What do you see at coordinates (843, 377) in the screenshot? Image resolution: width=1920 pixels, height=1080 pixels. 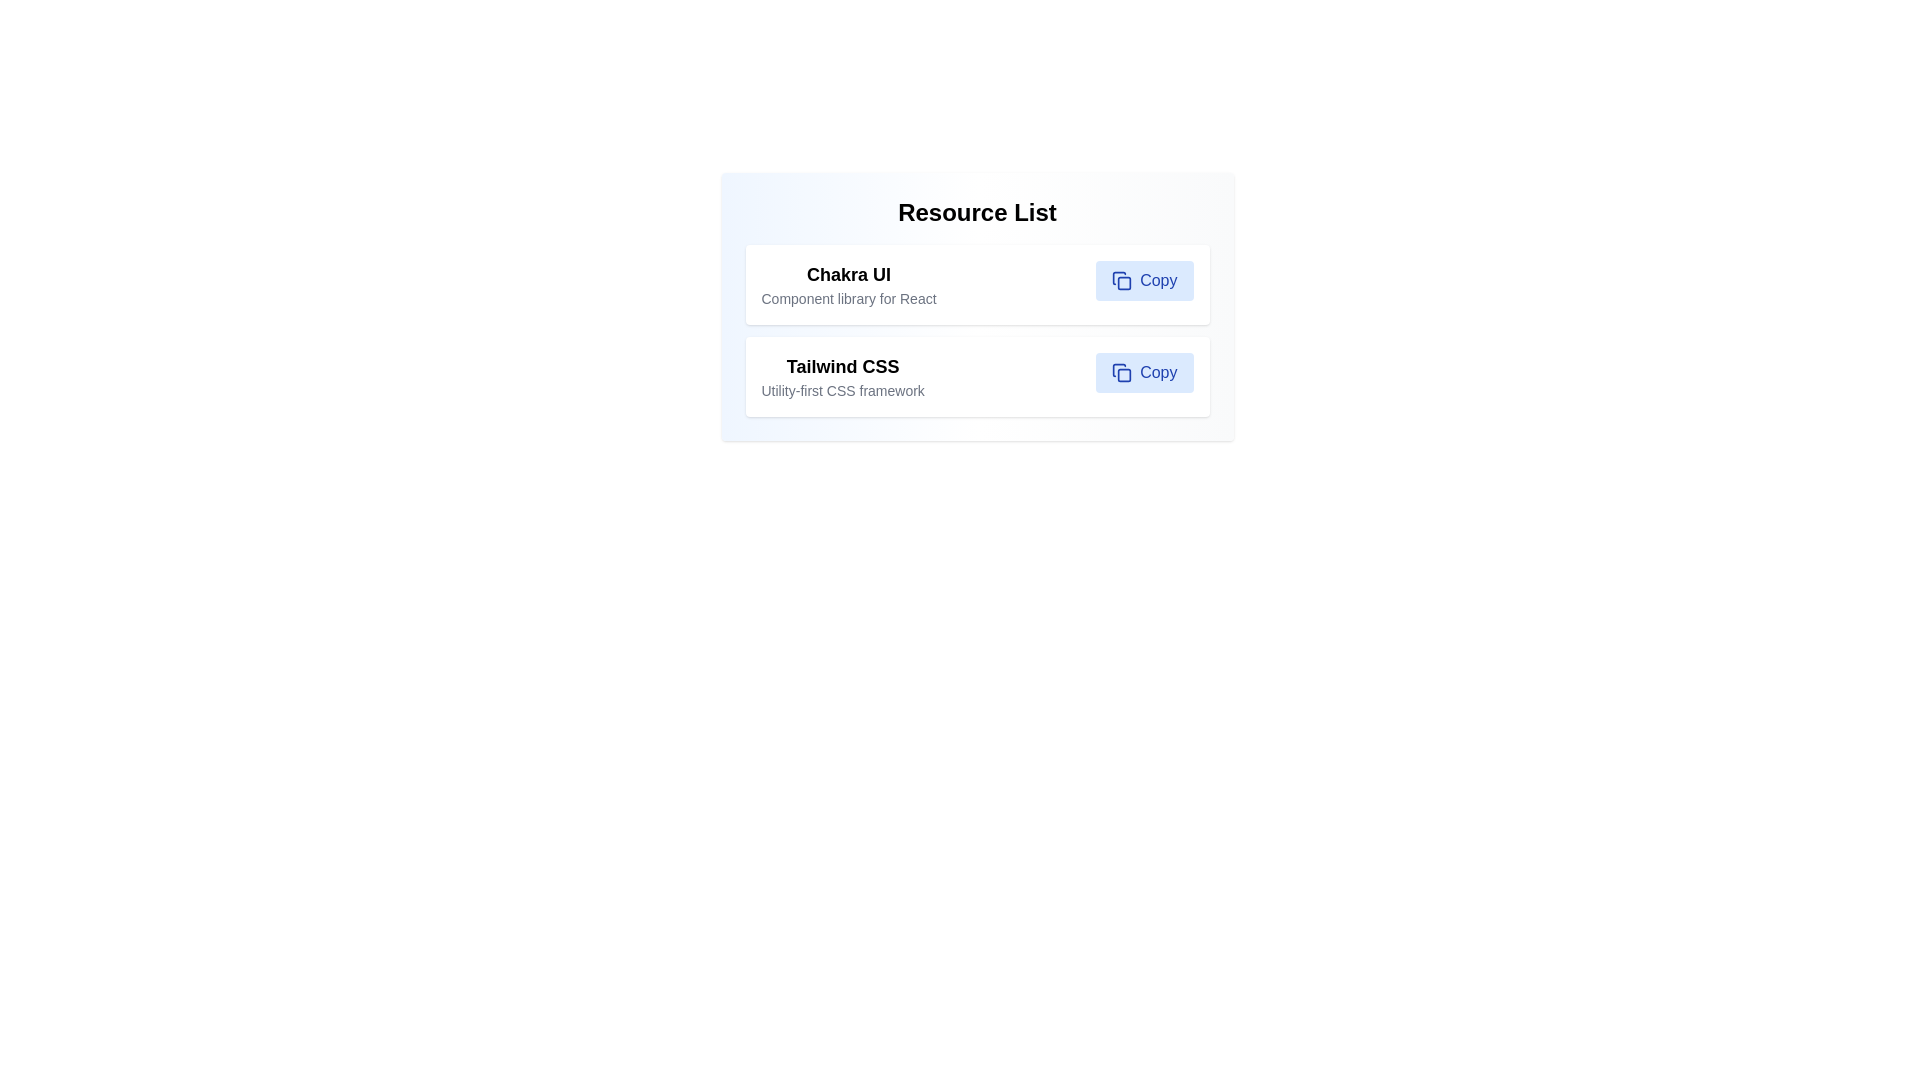 I see `the Text Display element containing the title 'Tailwind CSS' and the description 'Utility-first CSS framework', which is part of the second card in the list` at bounding box center [843, 377].